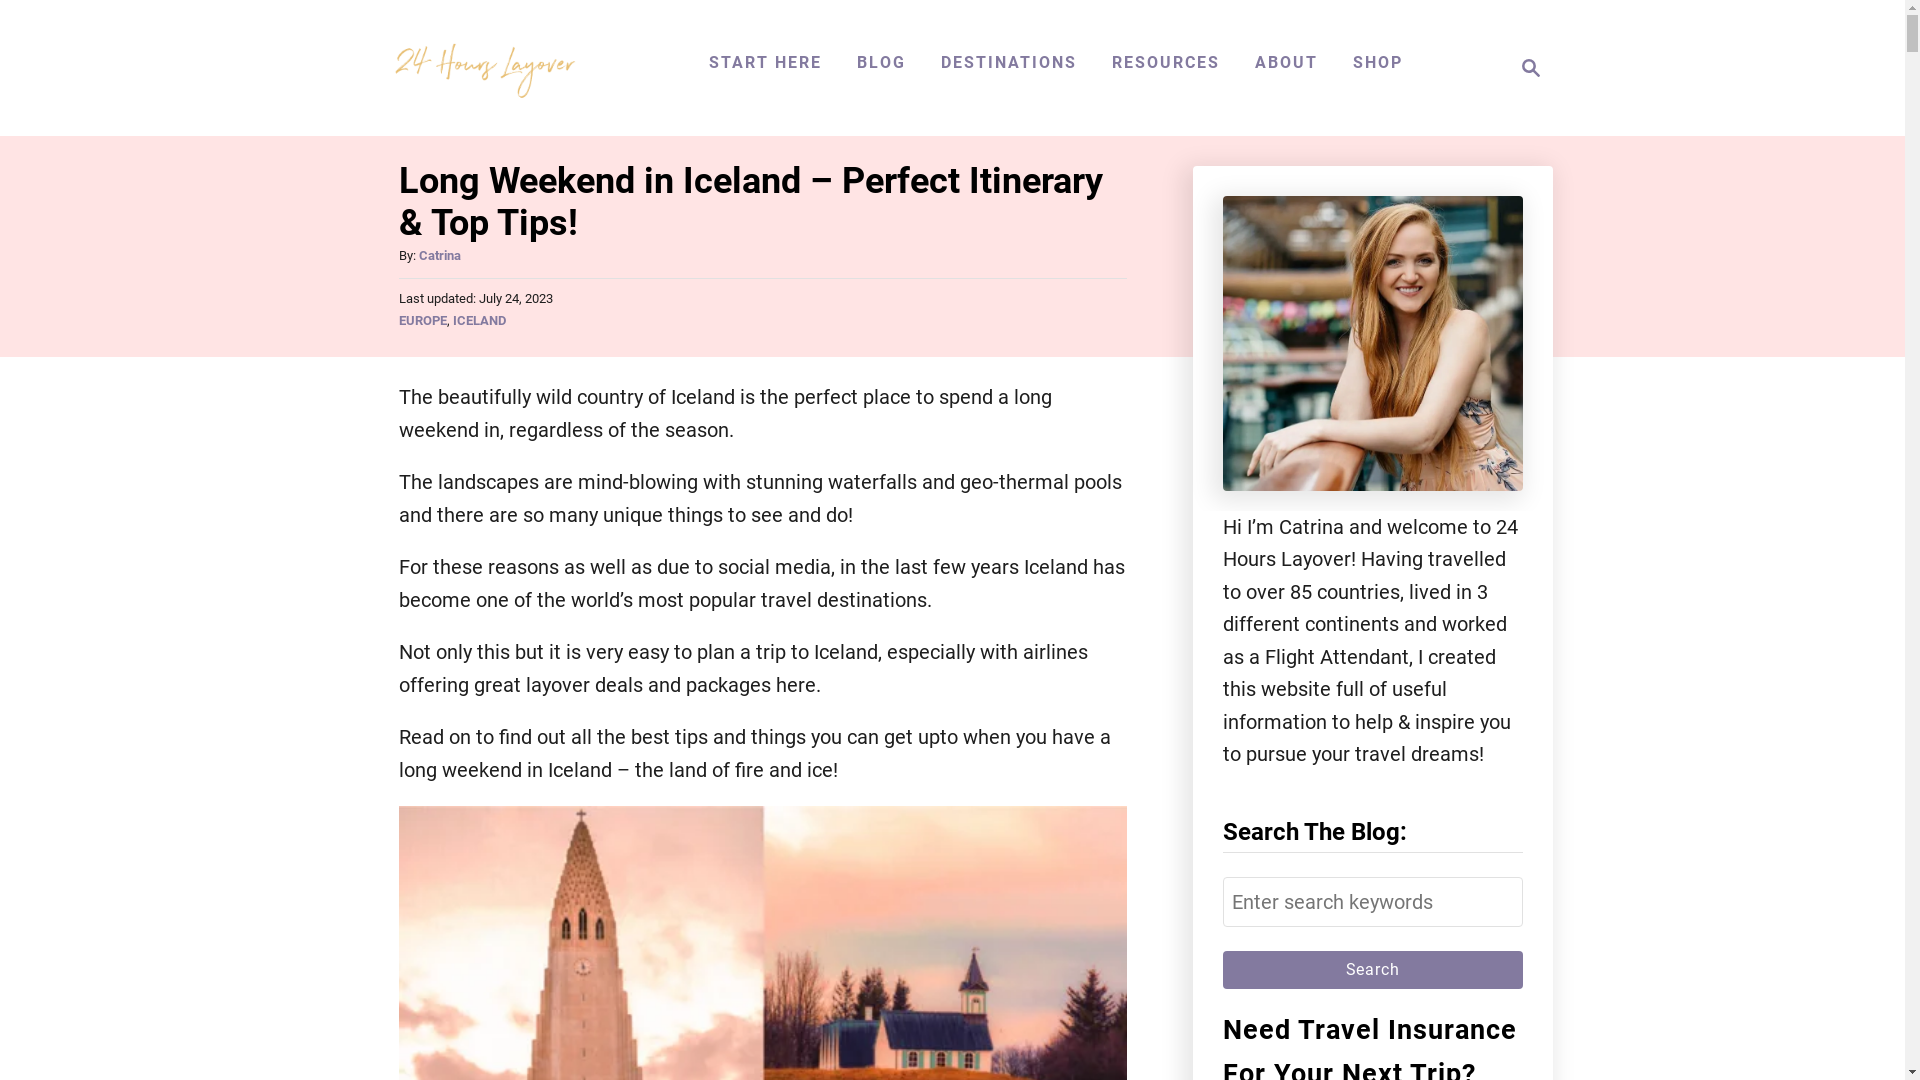  Describe the element at coordinates (484, 66) in the screenshot. I see `'24 Hours Layover'` at that location.